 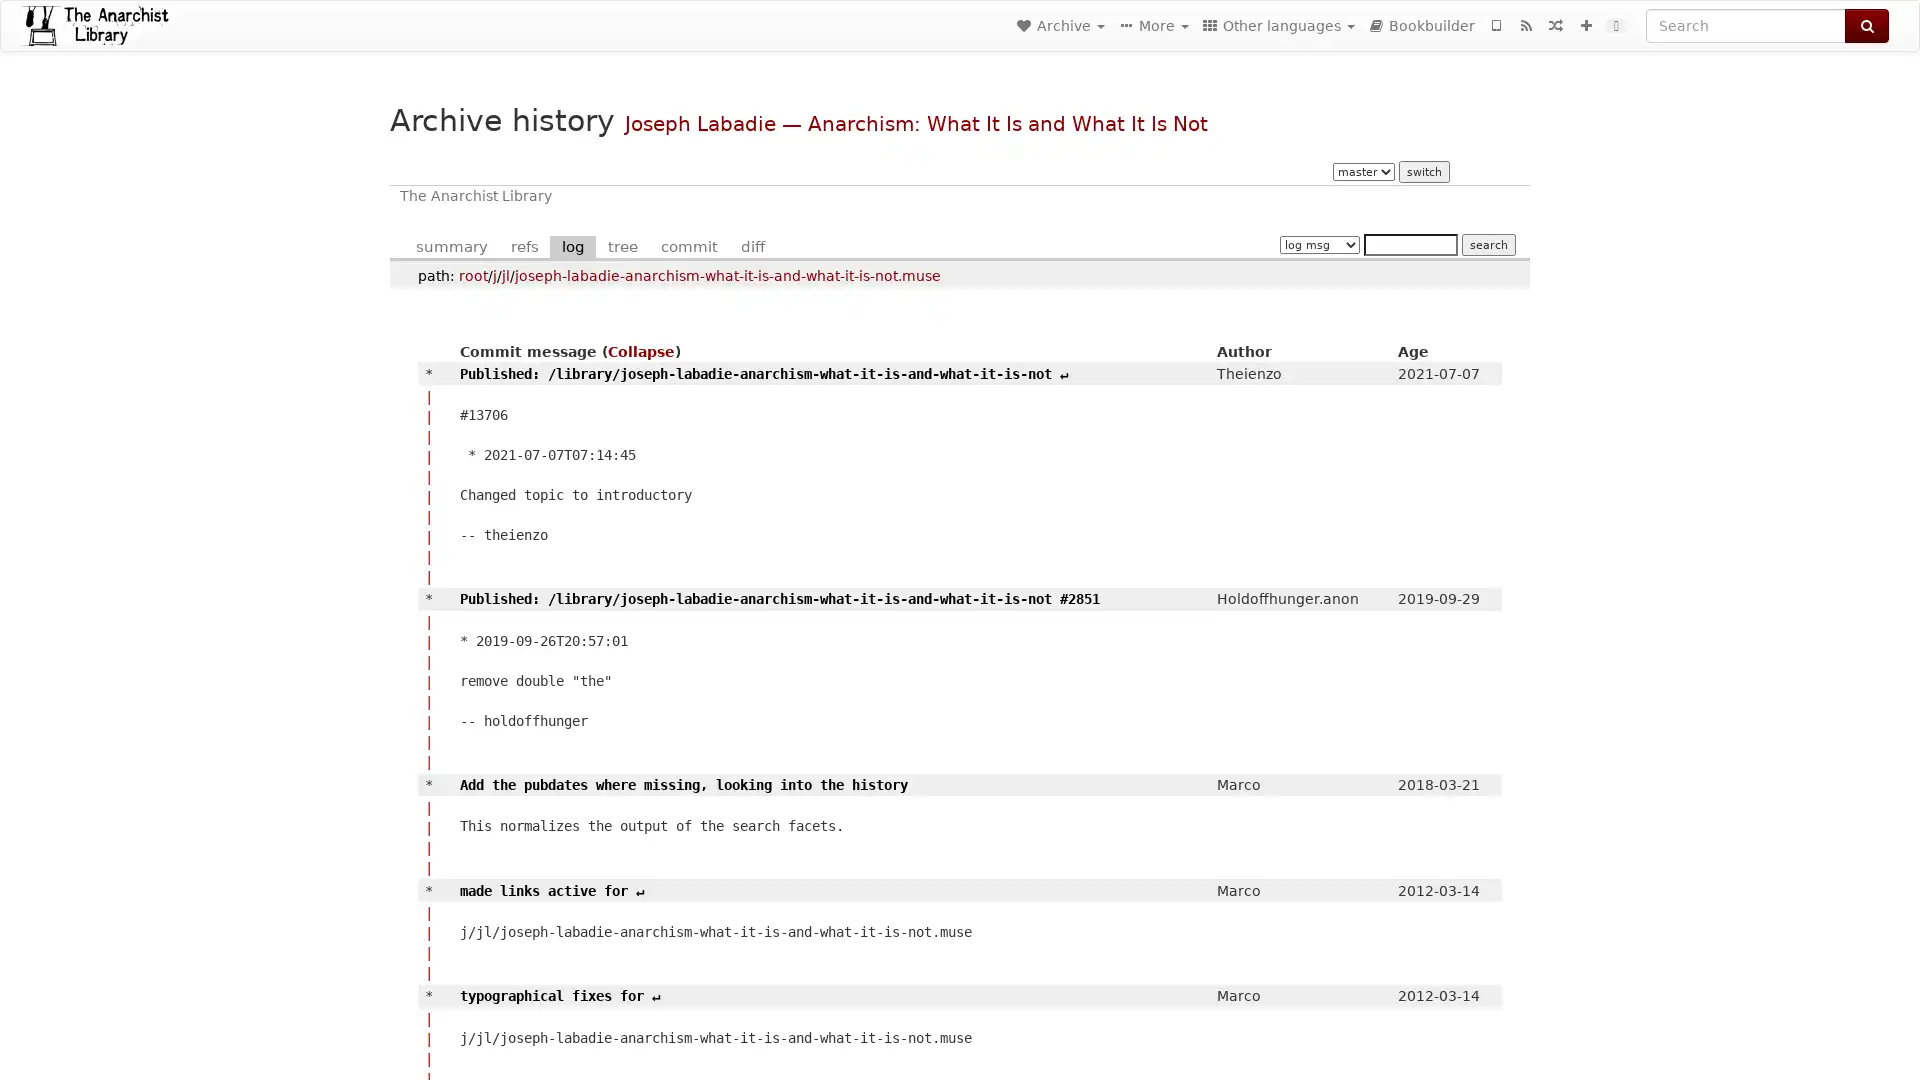 What do you see at coordinates (1488, 244) in the screenshot?
I see `search` at bounding box center [1488, 244].